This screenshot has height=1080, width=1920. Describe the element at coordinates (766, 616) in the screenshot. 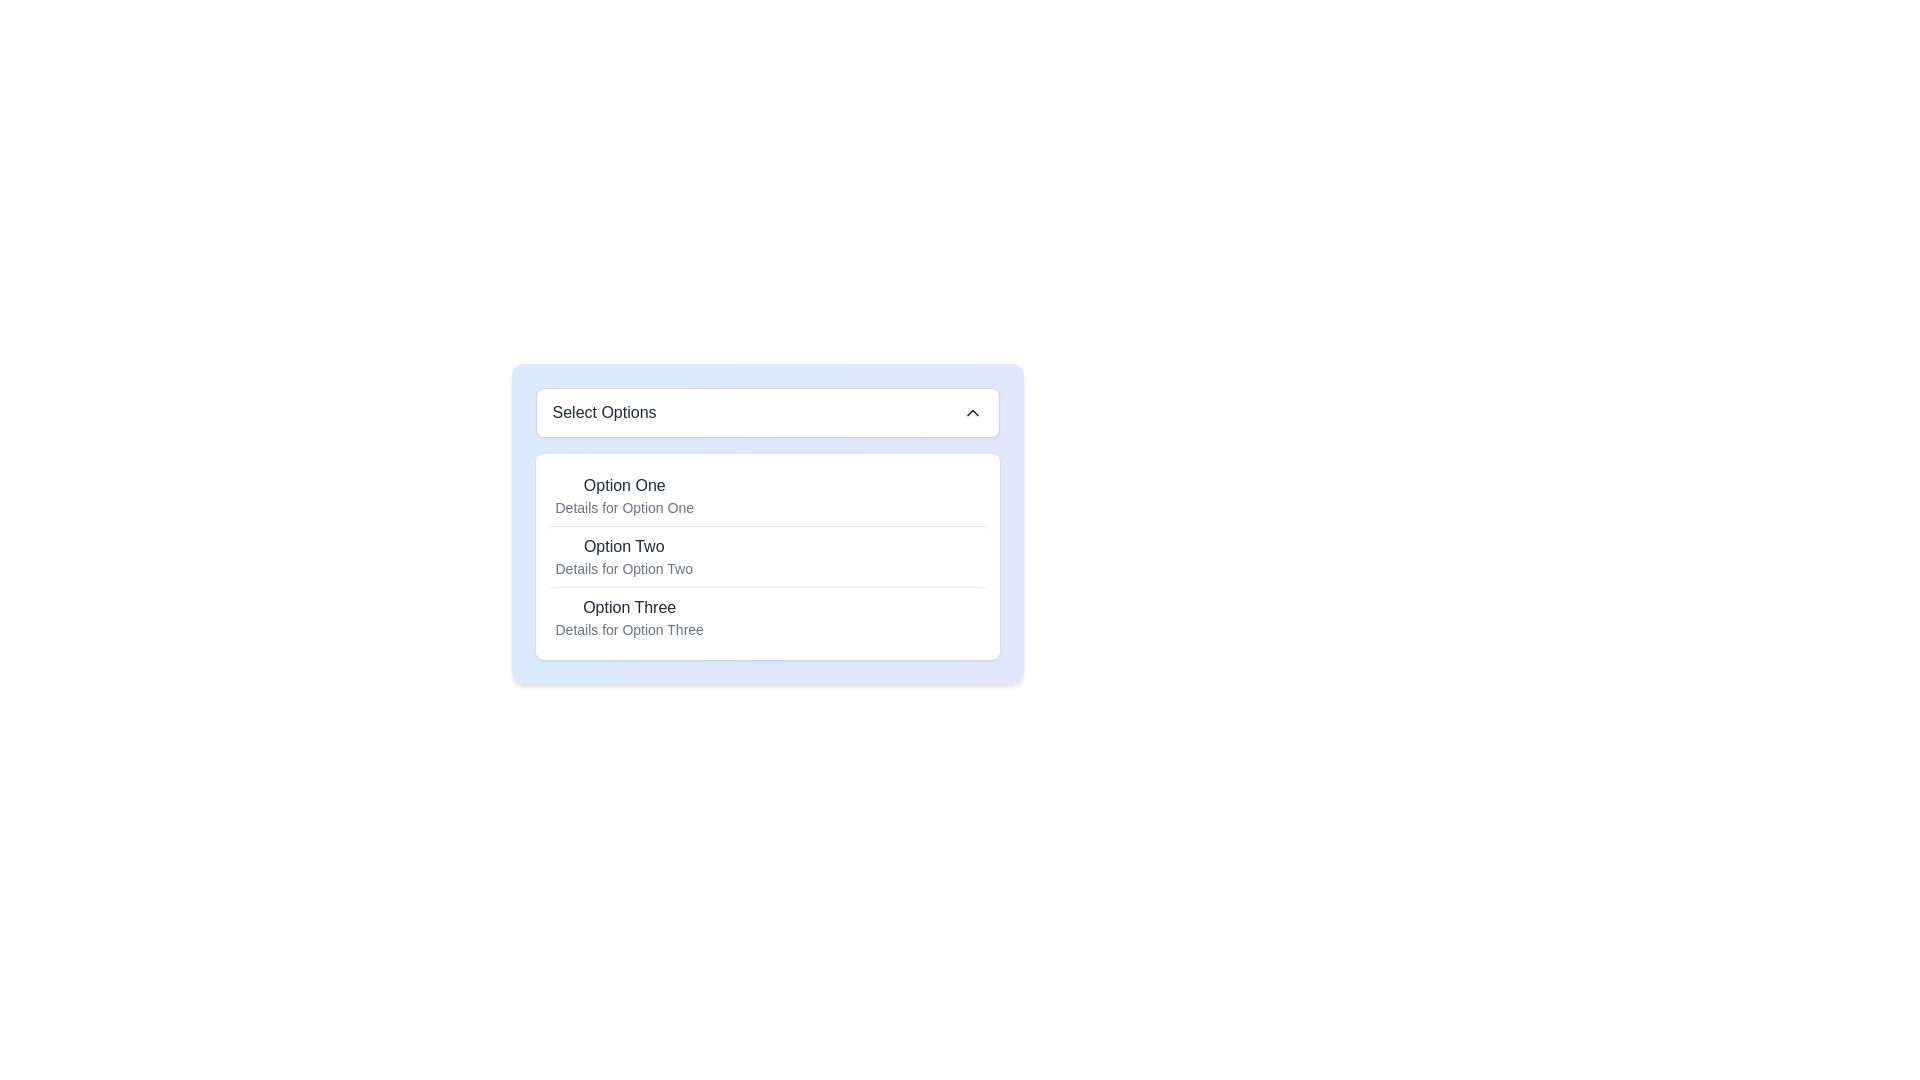

I see `the third option in the dropdown menu` at that location.